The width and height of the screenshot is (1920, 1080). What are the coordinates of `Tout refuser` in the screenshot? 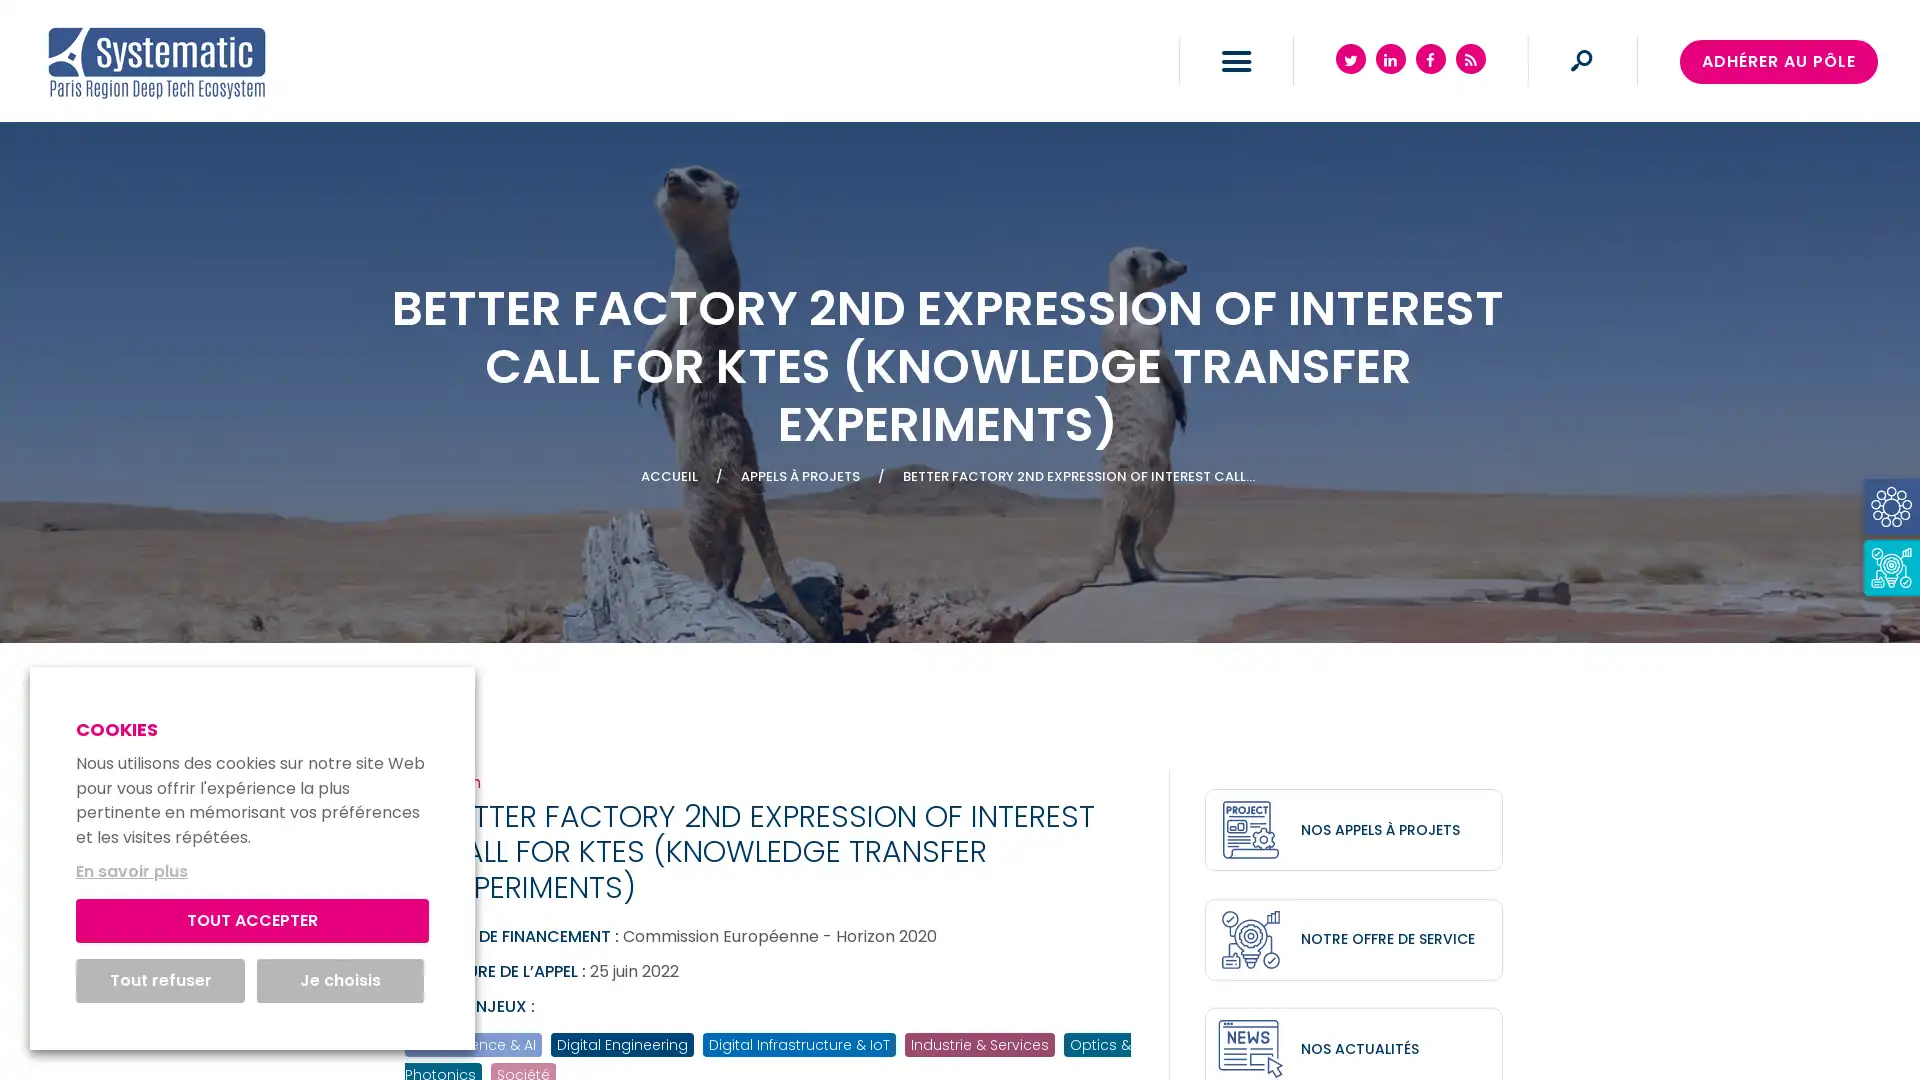 It's located at (160, 979).